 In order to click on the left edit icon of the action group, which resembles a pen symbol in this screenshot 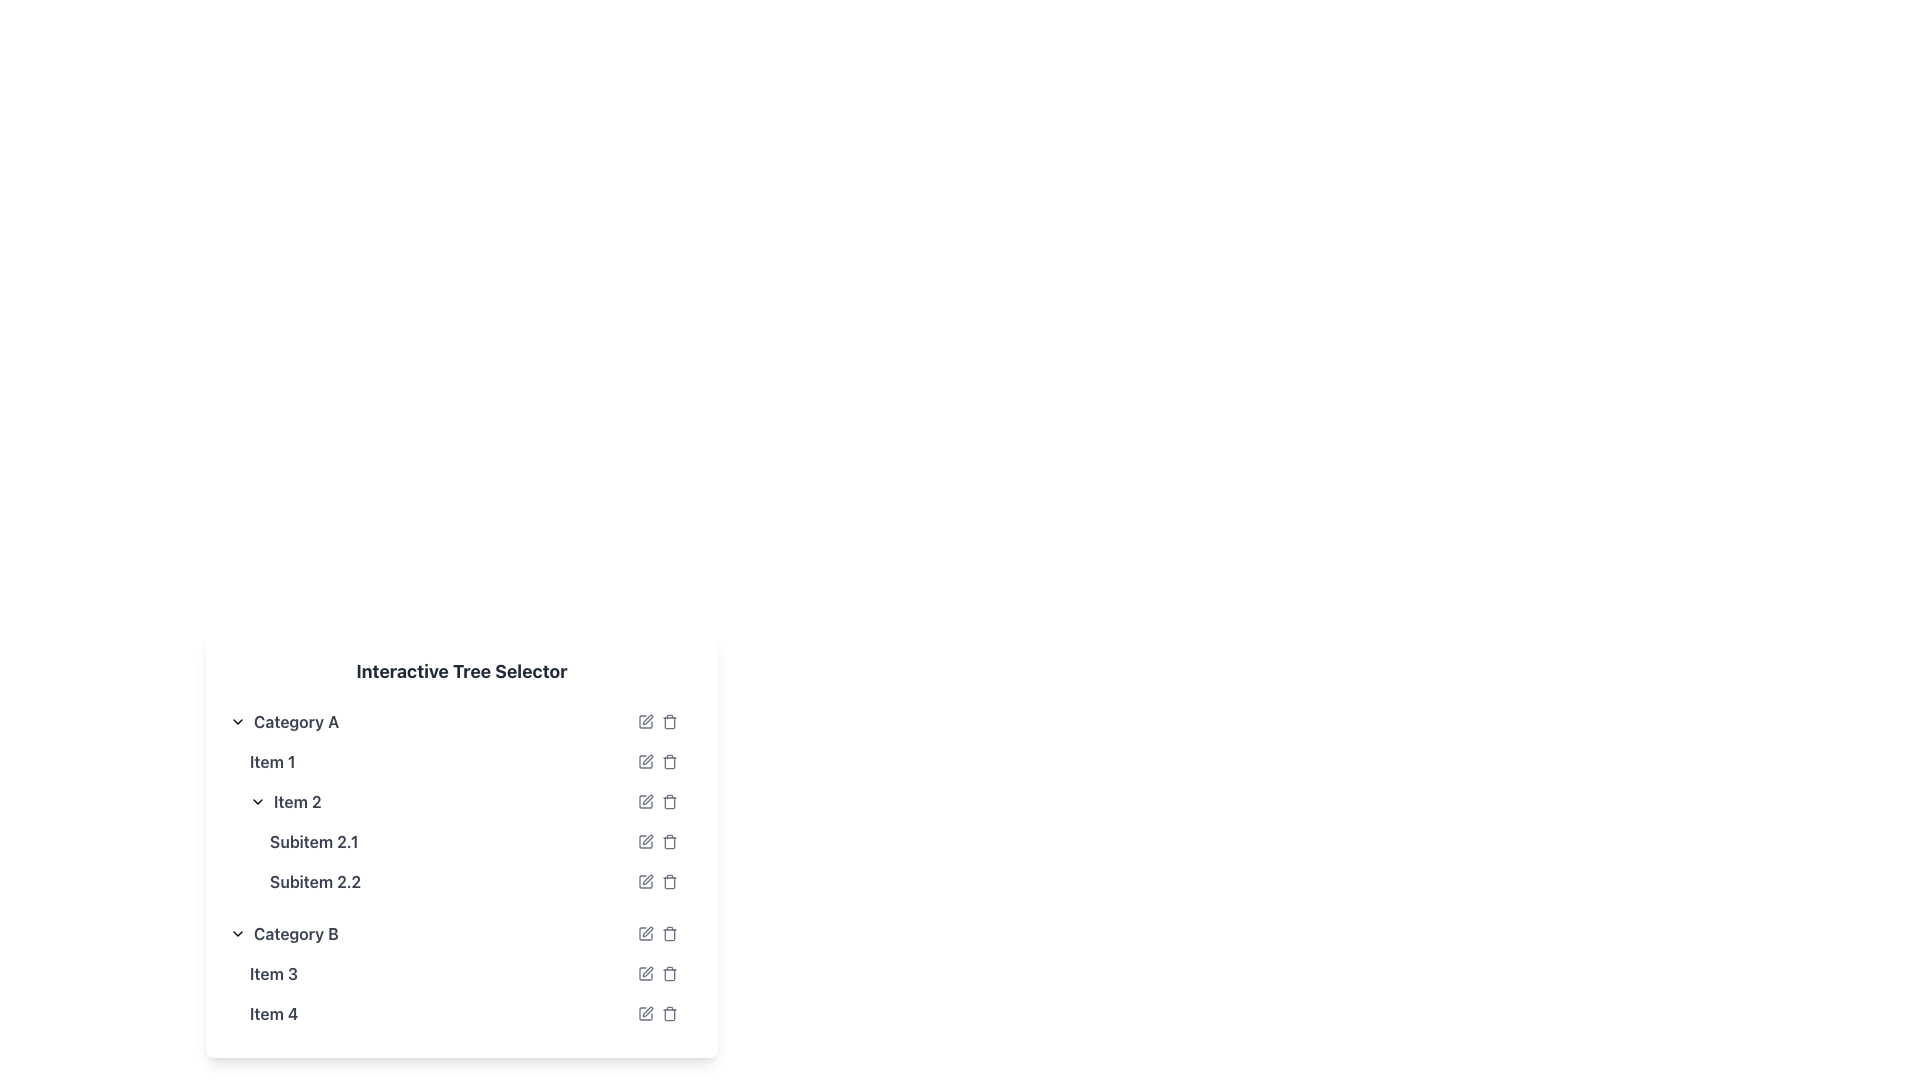, I will do `click(657, 721)`.